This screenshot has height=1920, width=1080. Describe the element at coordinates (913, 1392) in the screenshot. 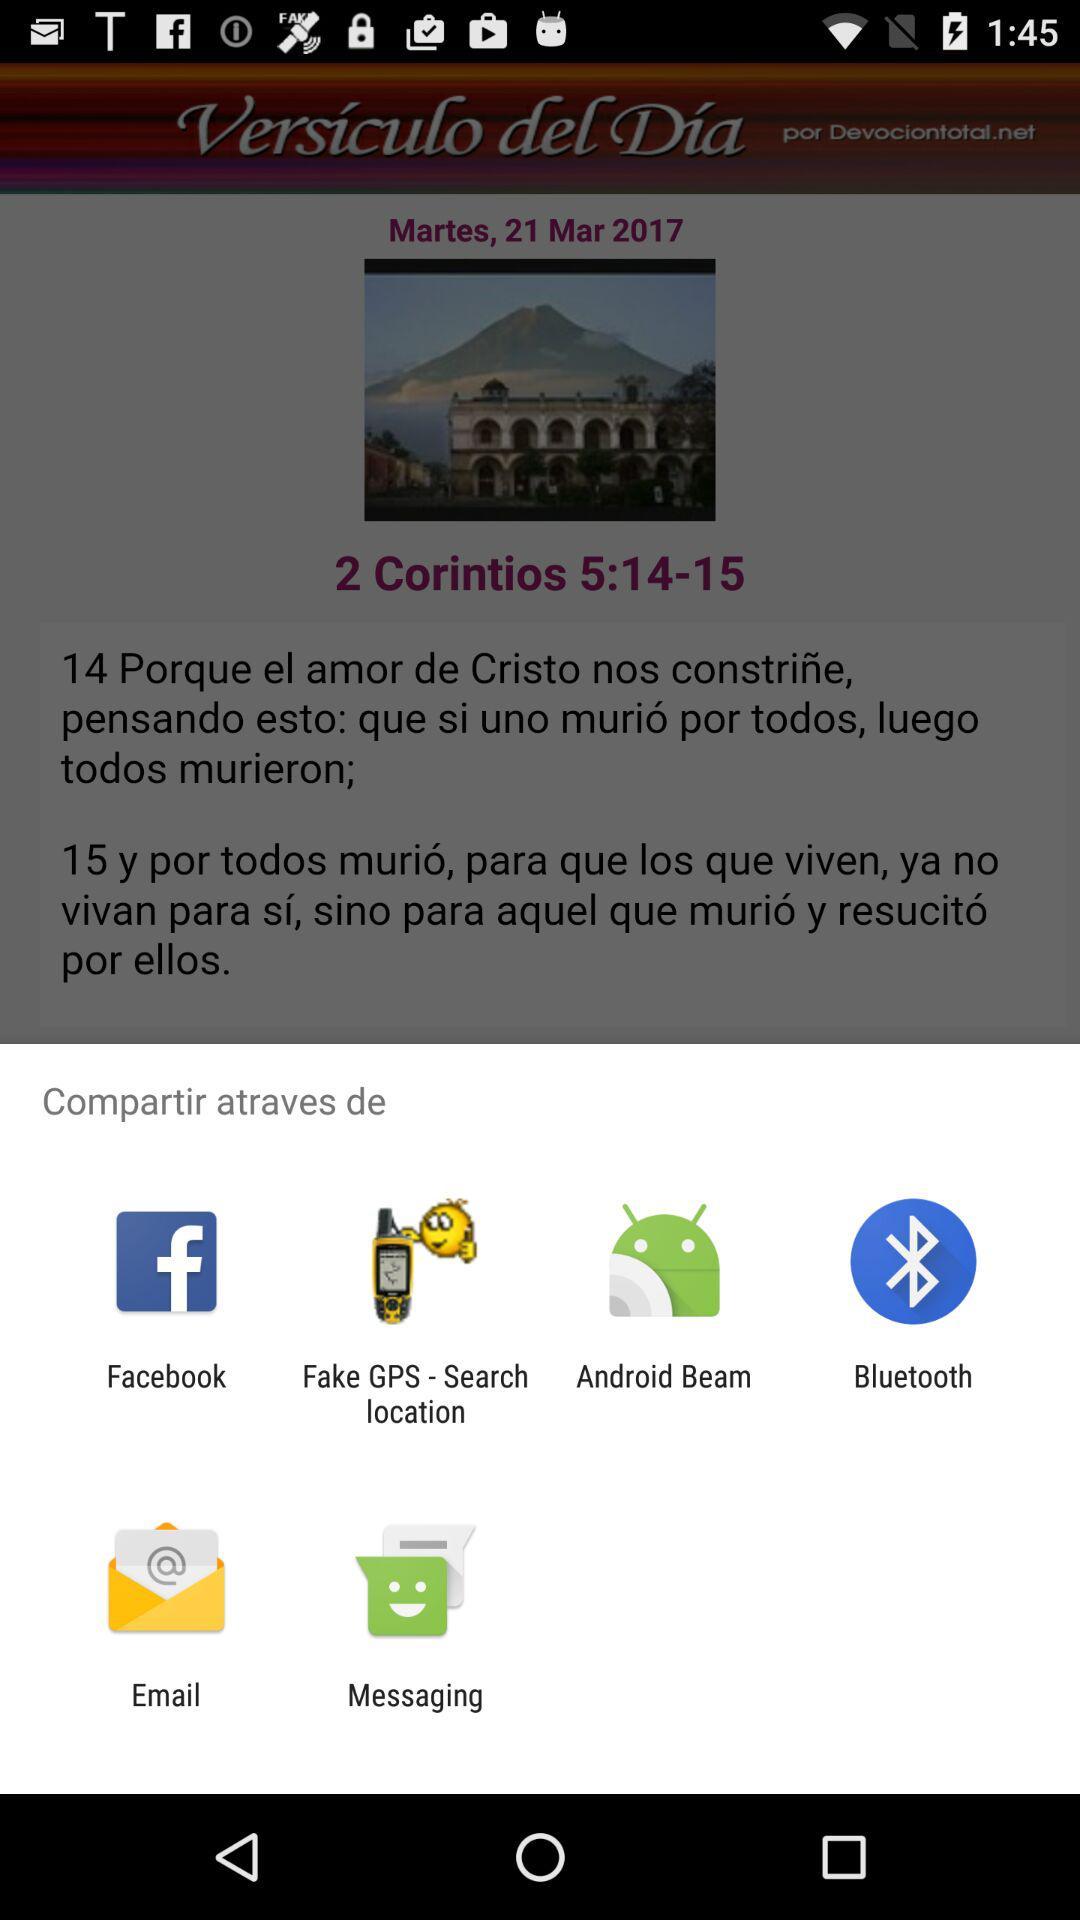

I see `bluetooth app` at that location.